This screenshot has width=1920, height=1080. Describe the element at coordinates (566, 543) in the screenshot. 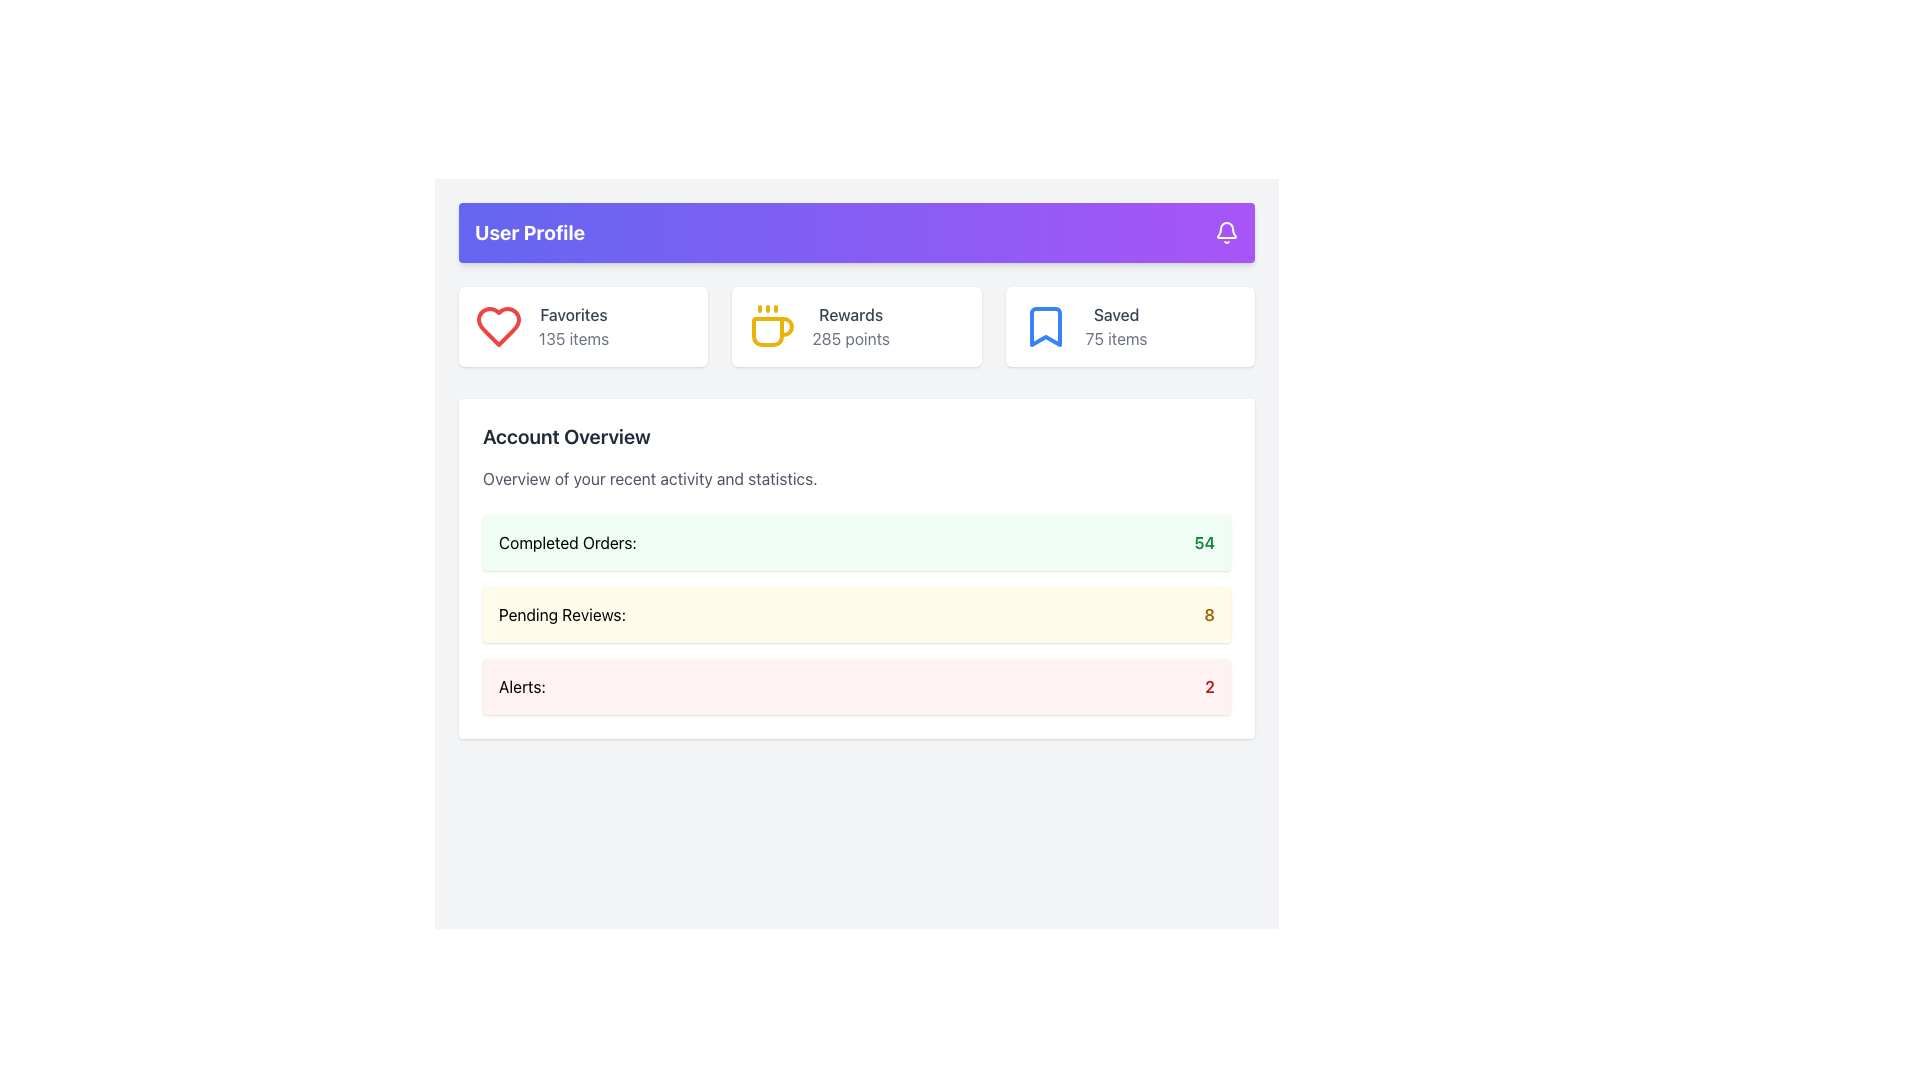

I see `static label displaying 'Completed Orders:' located in the top section of the green box in the 'Account Overview'` at that location.